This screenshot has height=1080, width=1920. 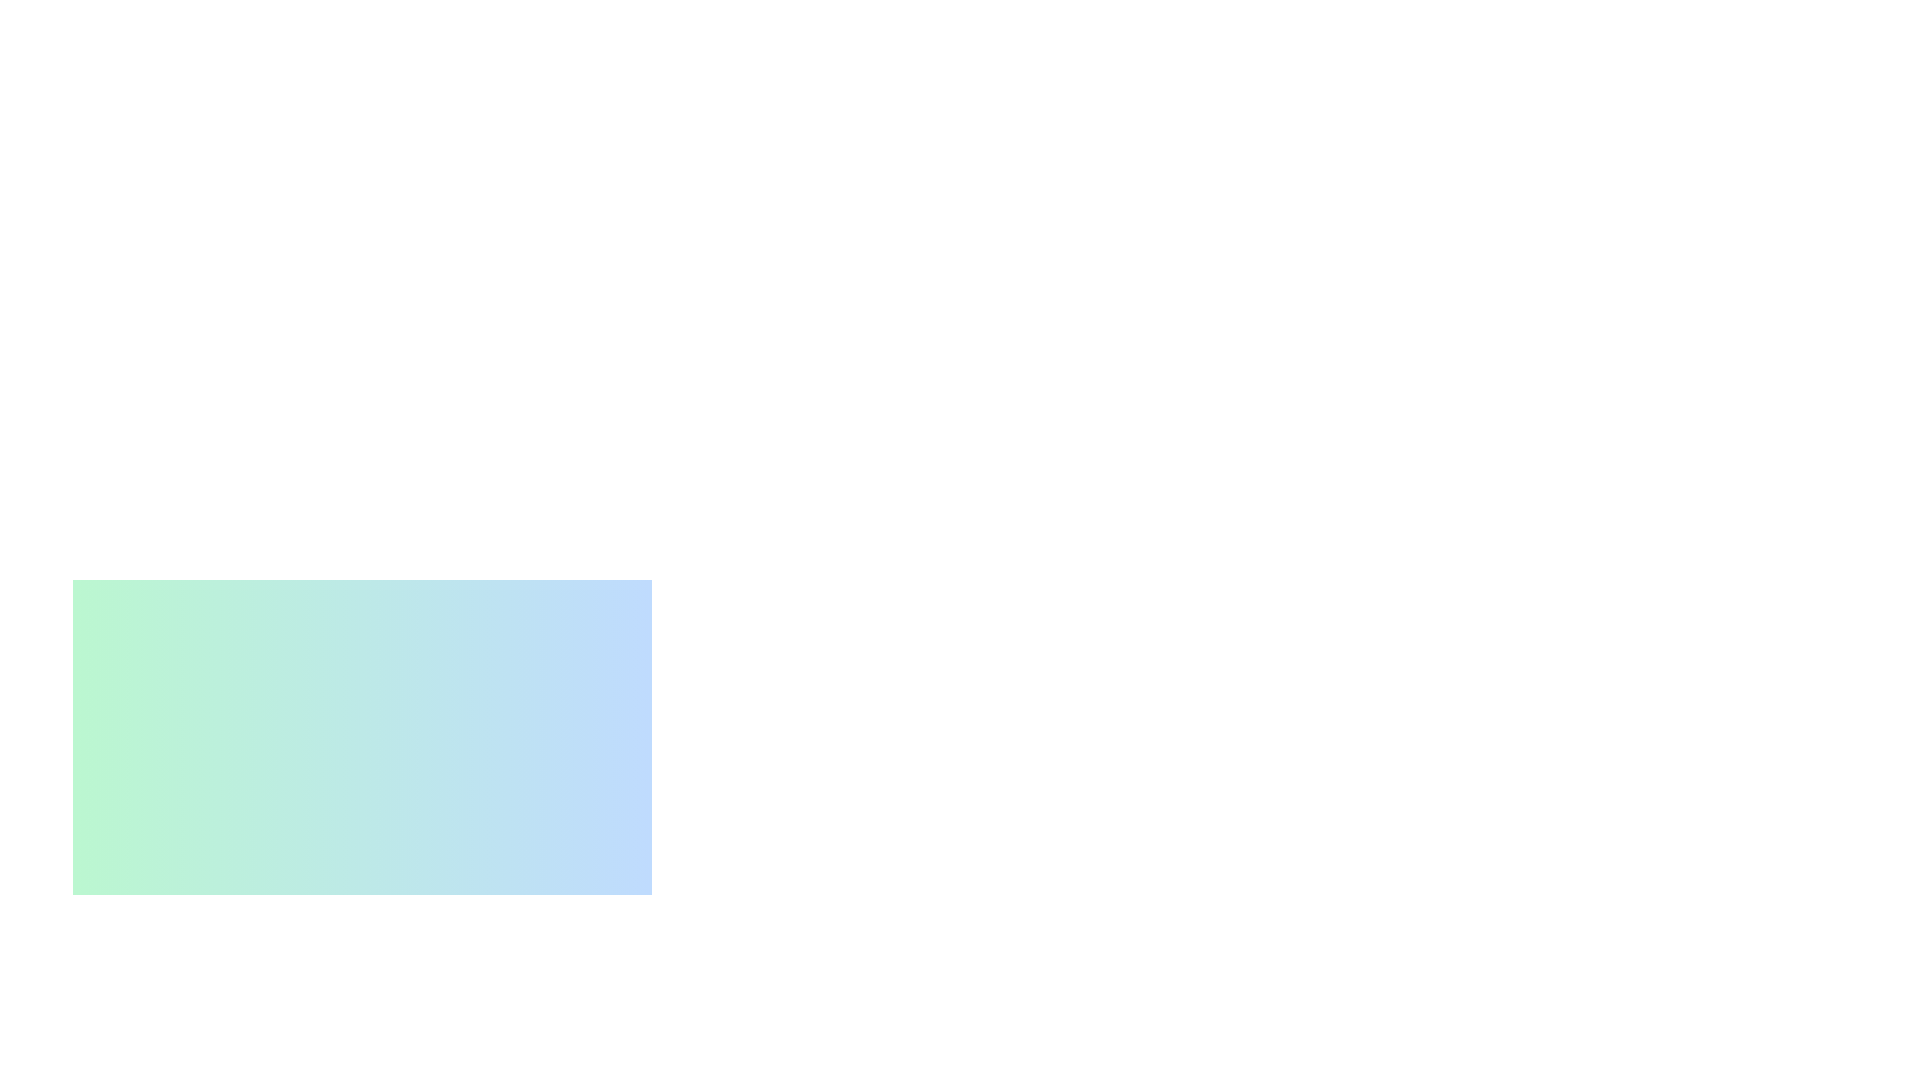 I want to click on the menu item corresponding to Power Settings to observe its hover effect, so click(x=269, y=1067).